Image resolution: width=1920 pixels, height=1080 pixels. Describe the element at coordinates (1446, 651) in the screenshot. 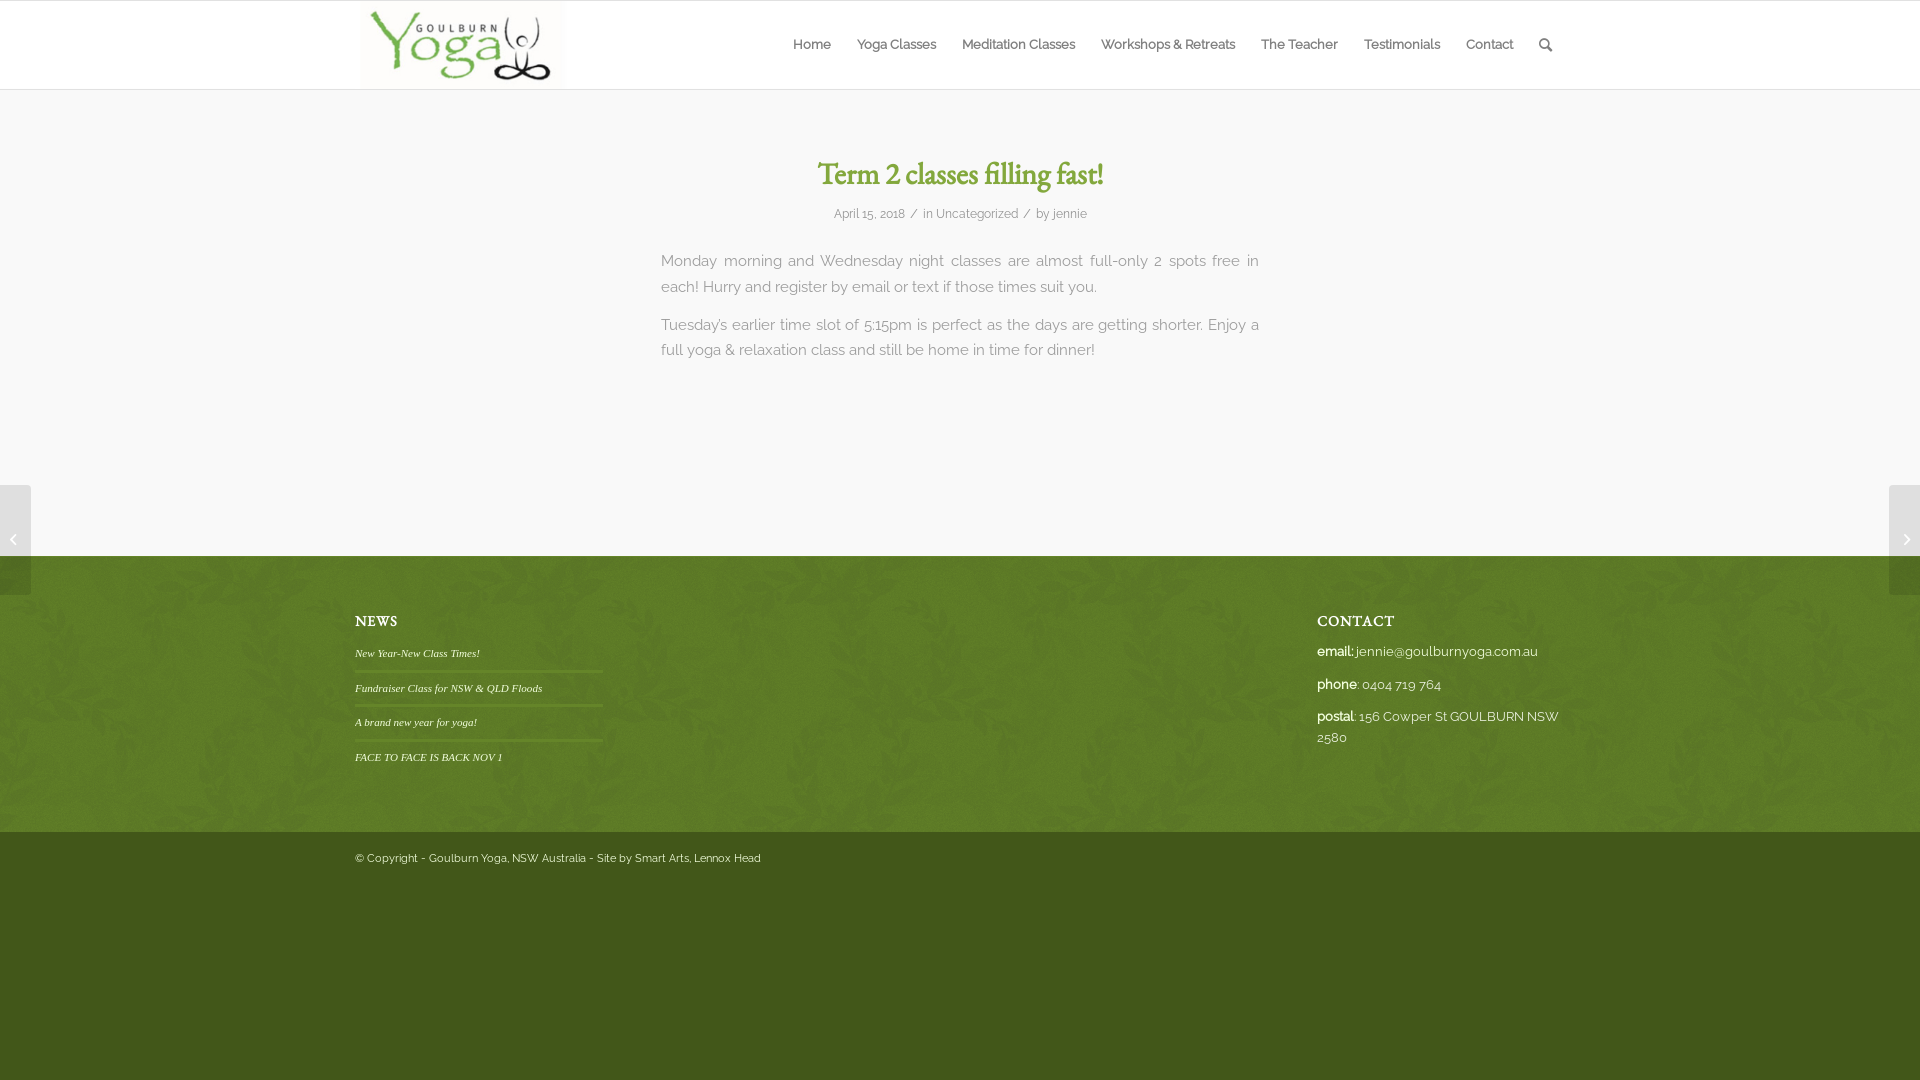

I see `'jennie@goulburnyoga.com.au'` at that location.